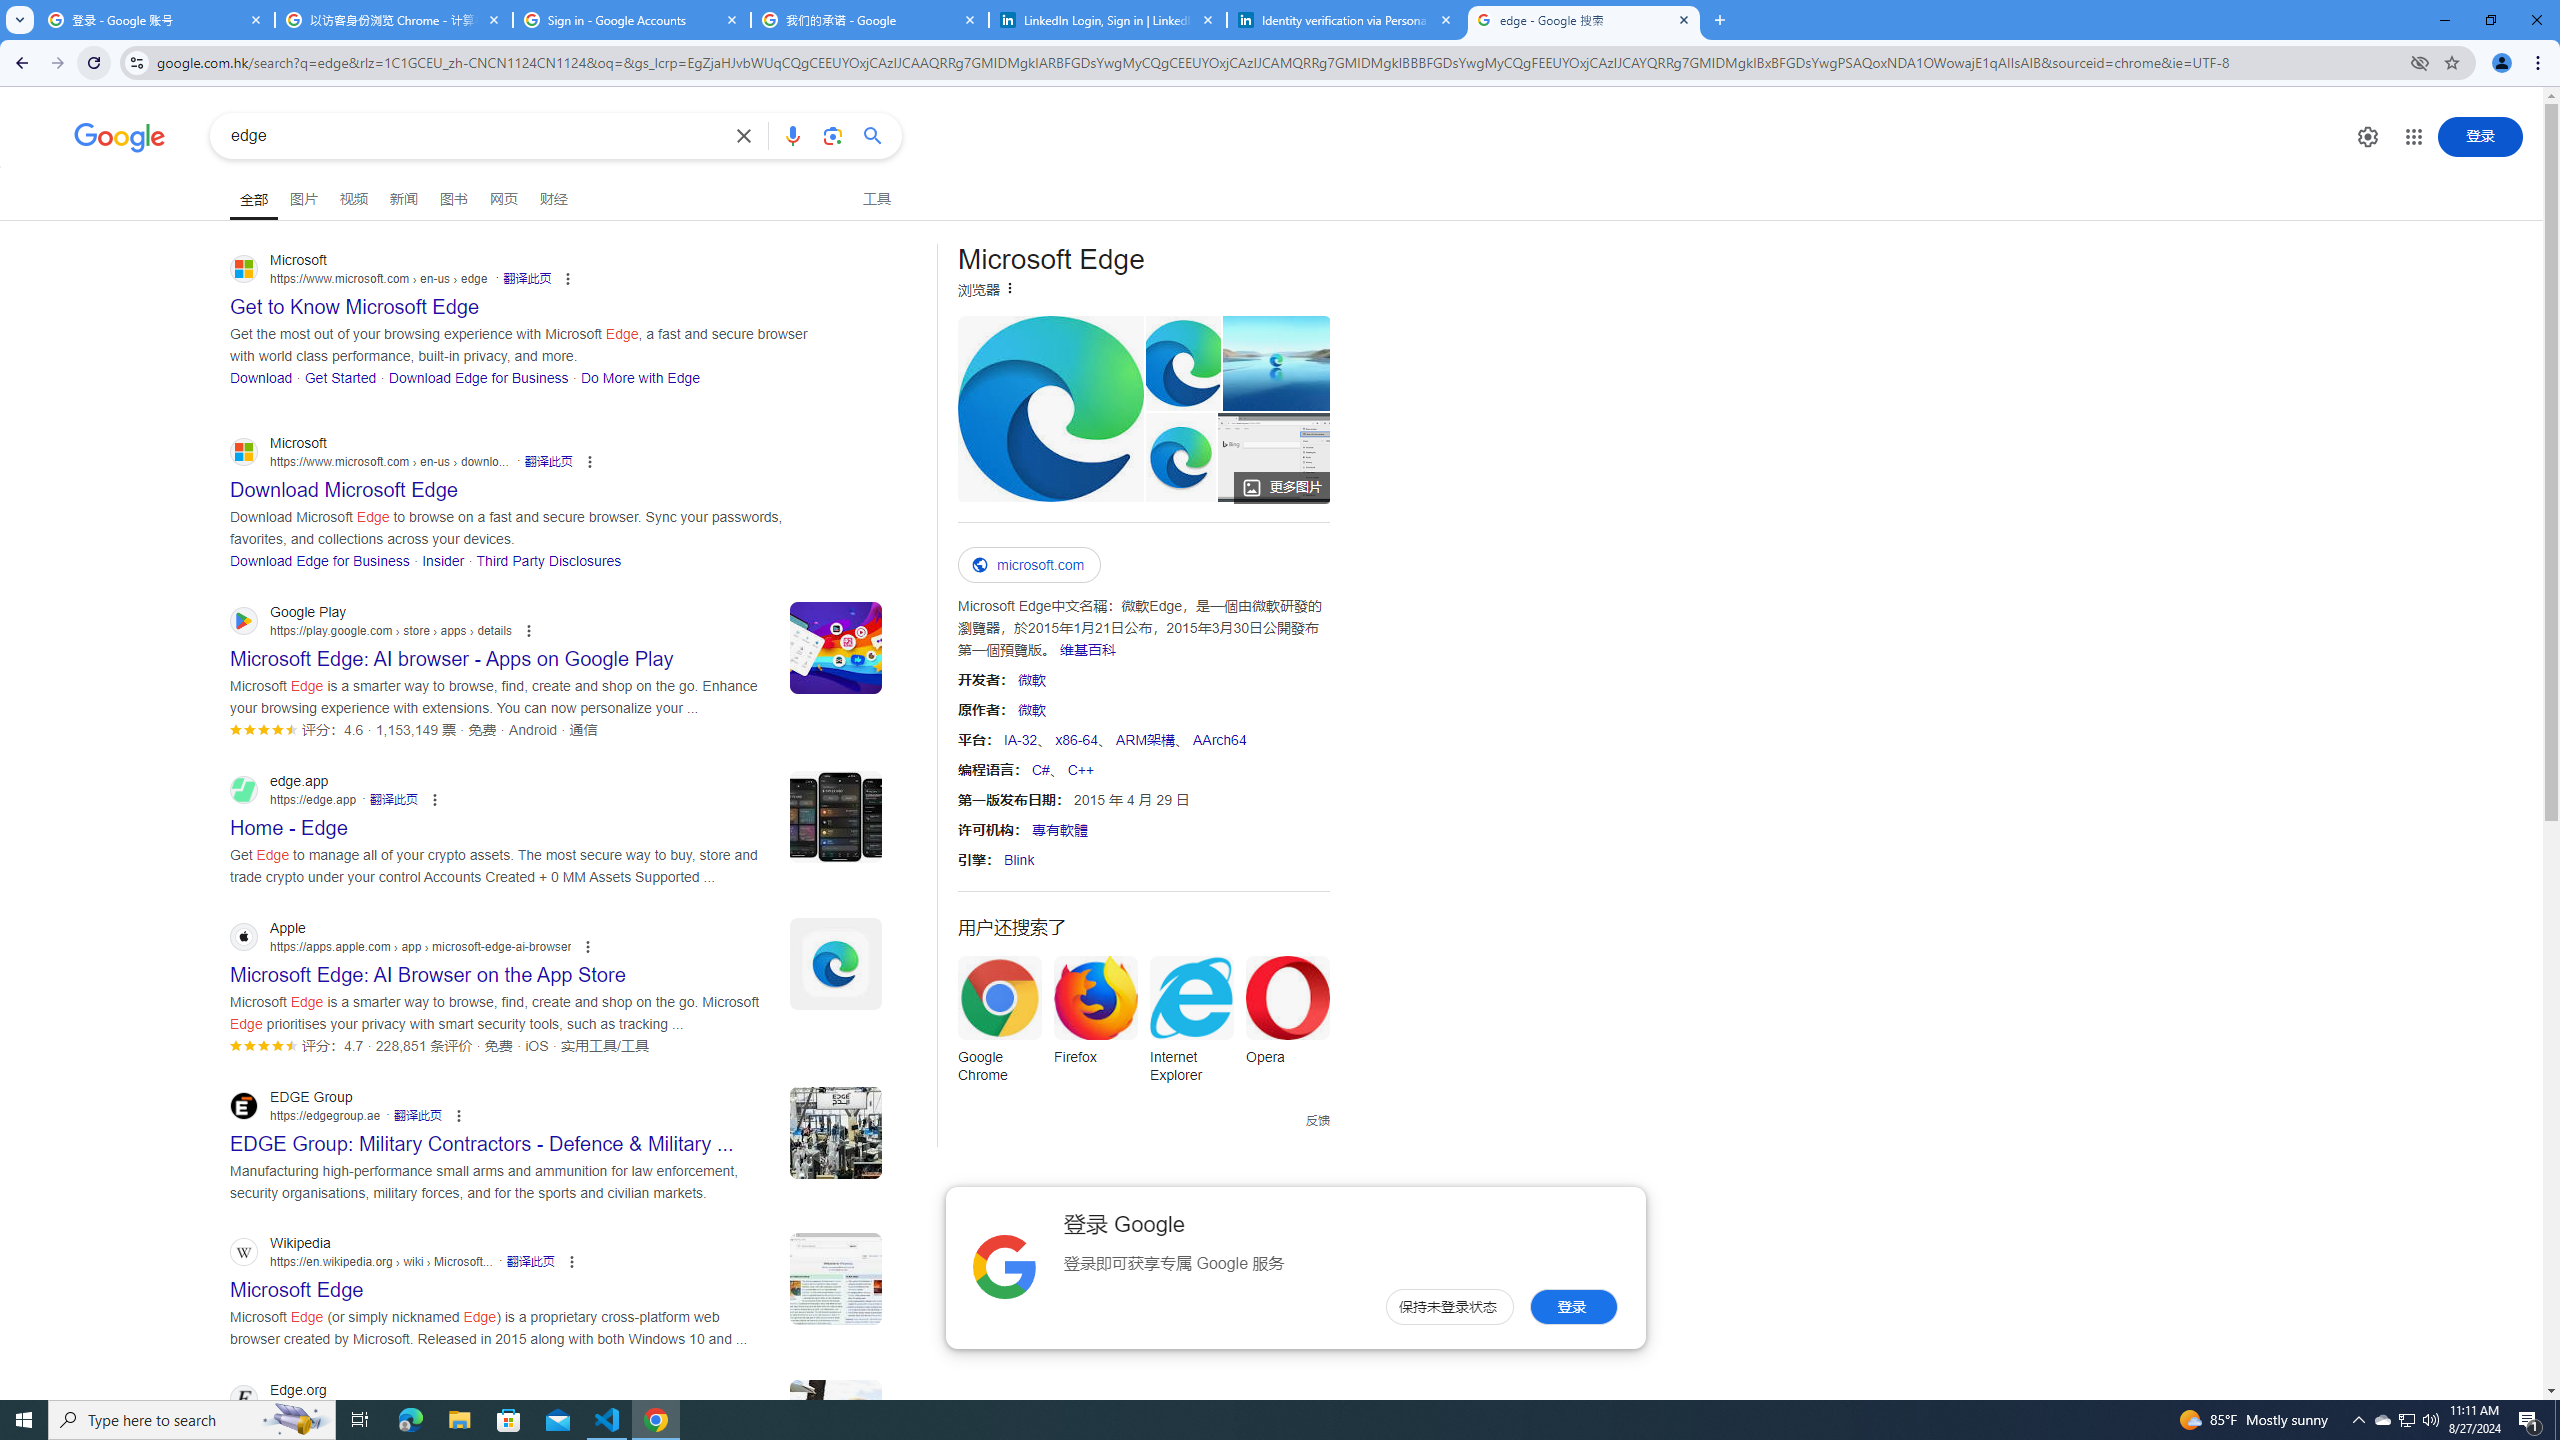 Image resolution: width=2560 pixels, height=1440 pixels. Describe the element at coordinates (1028, 564) in the screenshot. I see `'microsoft.com'` at that location.